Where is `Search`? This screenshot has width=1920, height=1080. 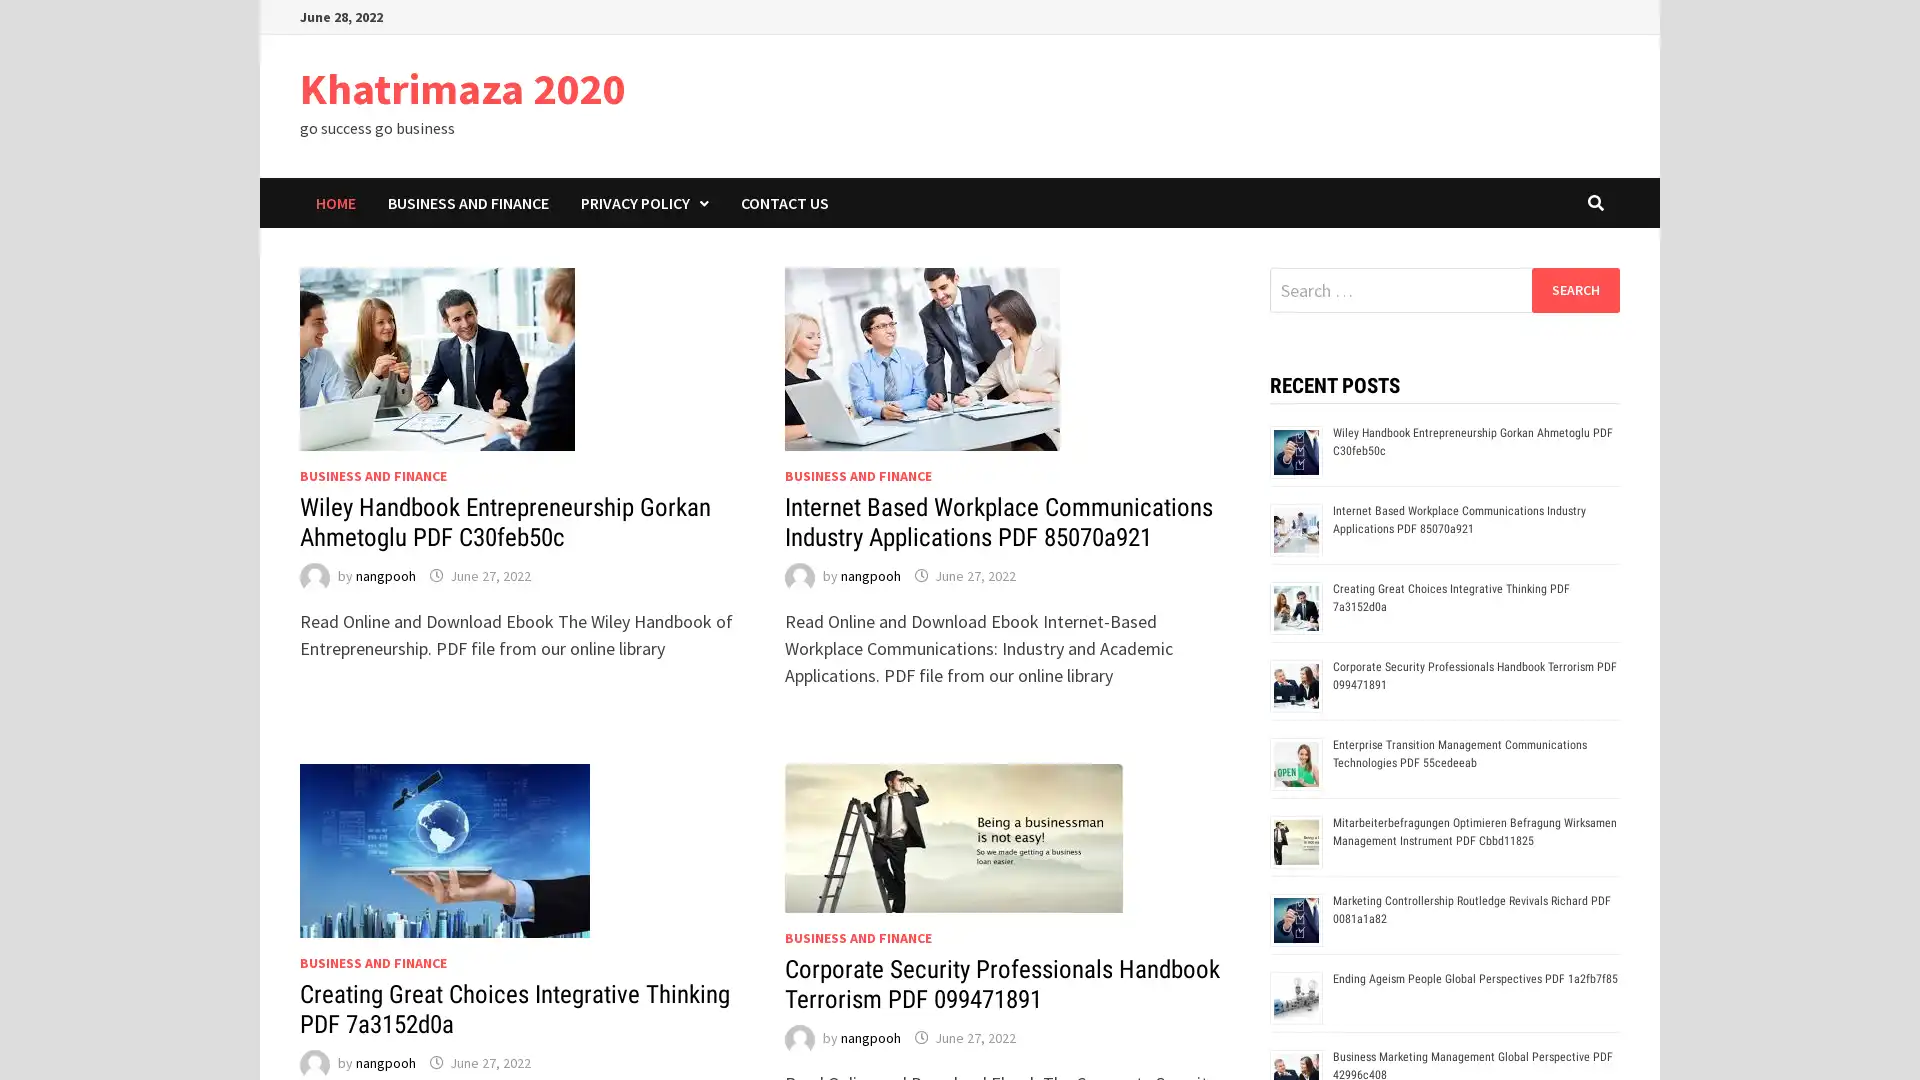
Search is located at coordinates (1574, 289).